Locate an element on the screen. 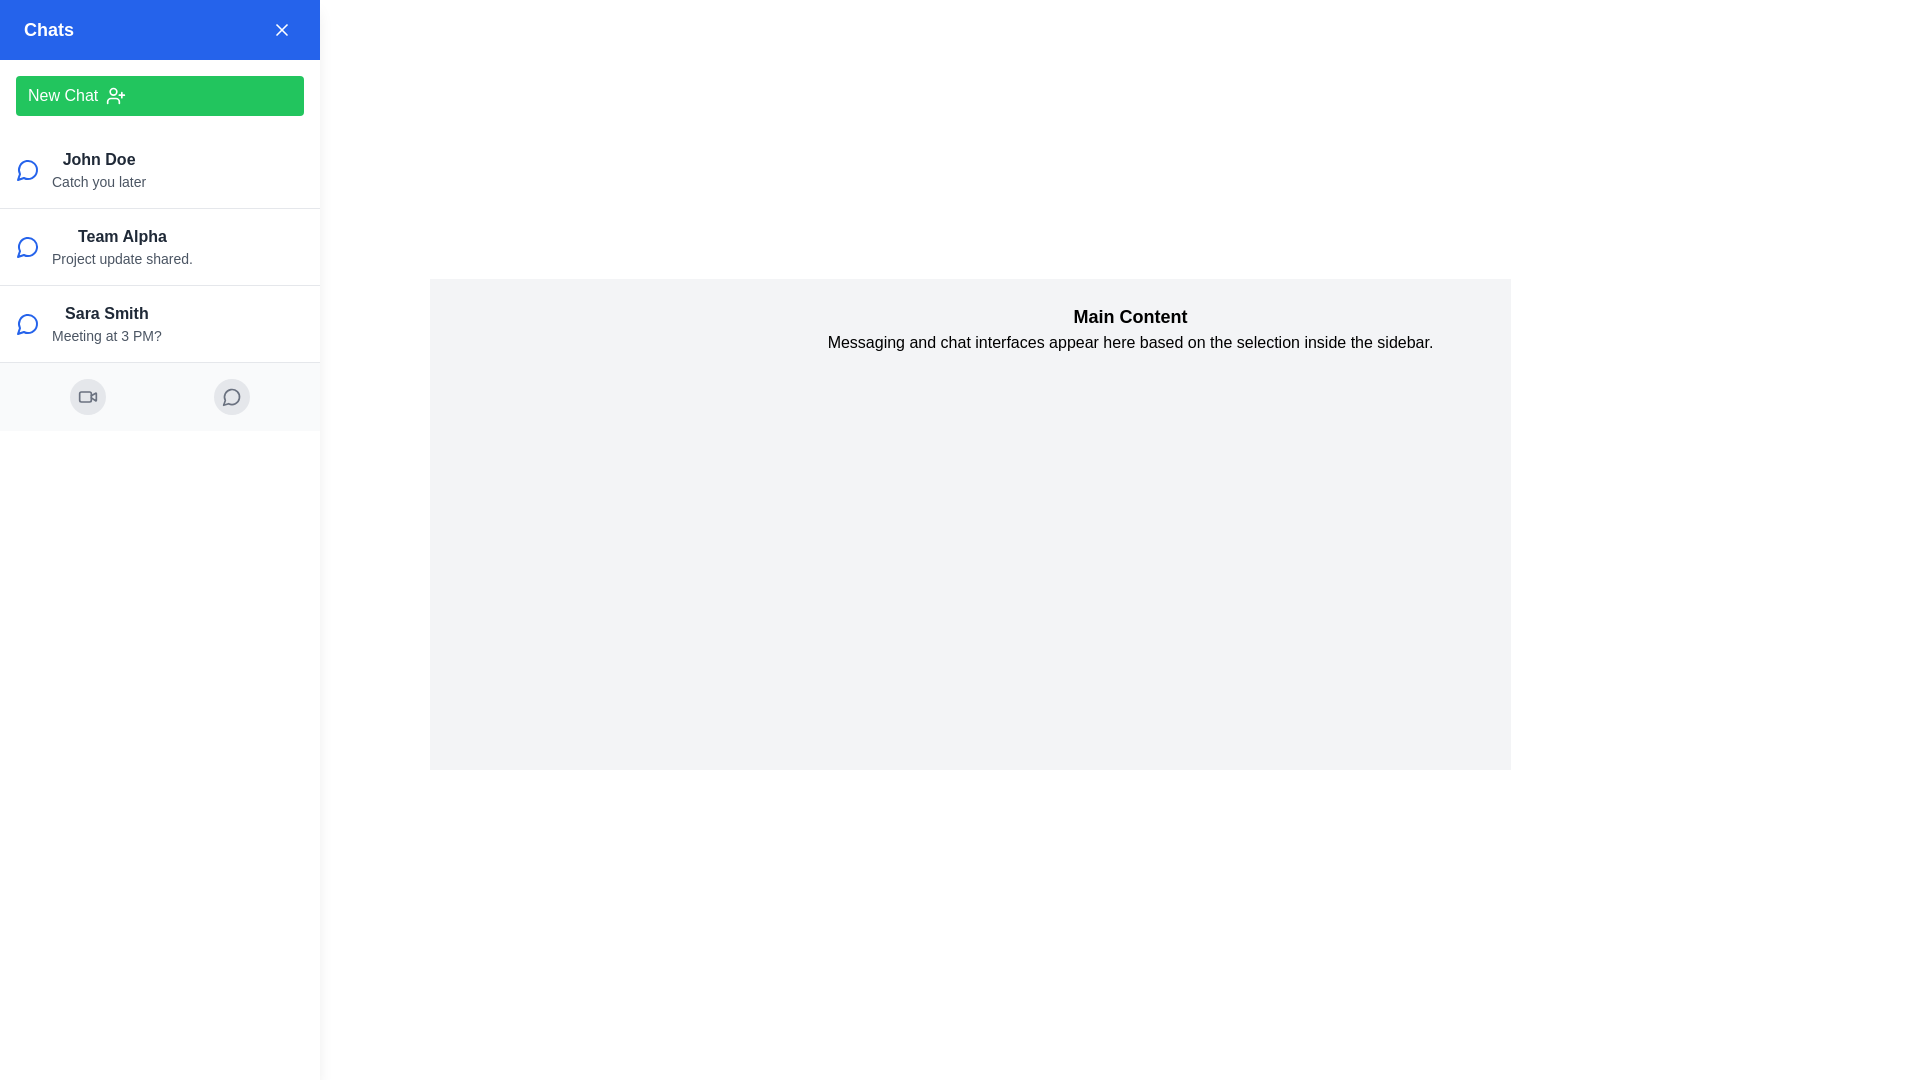 The height and width of the screenshot is (1080, 1920). the speech bubble icon within the light gray circular button located at the bottom of the sidebar, which is the second button from the left in the row of circular buttons is located at coordinates (231, 397).